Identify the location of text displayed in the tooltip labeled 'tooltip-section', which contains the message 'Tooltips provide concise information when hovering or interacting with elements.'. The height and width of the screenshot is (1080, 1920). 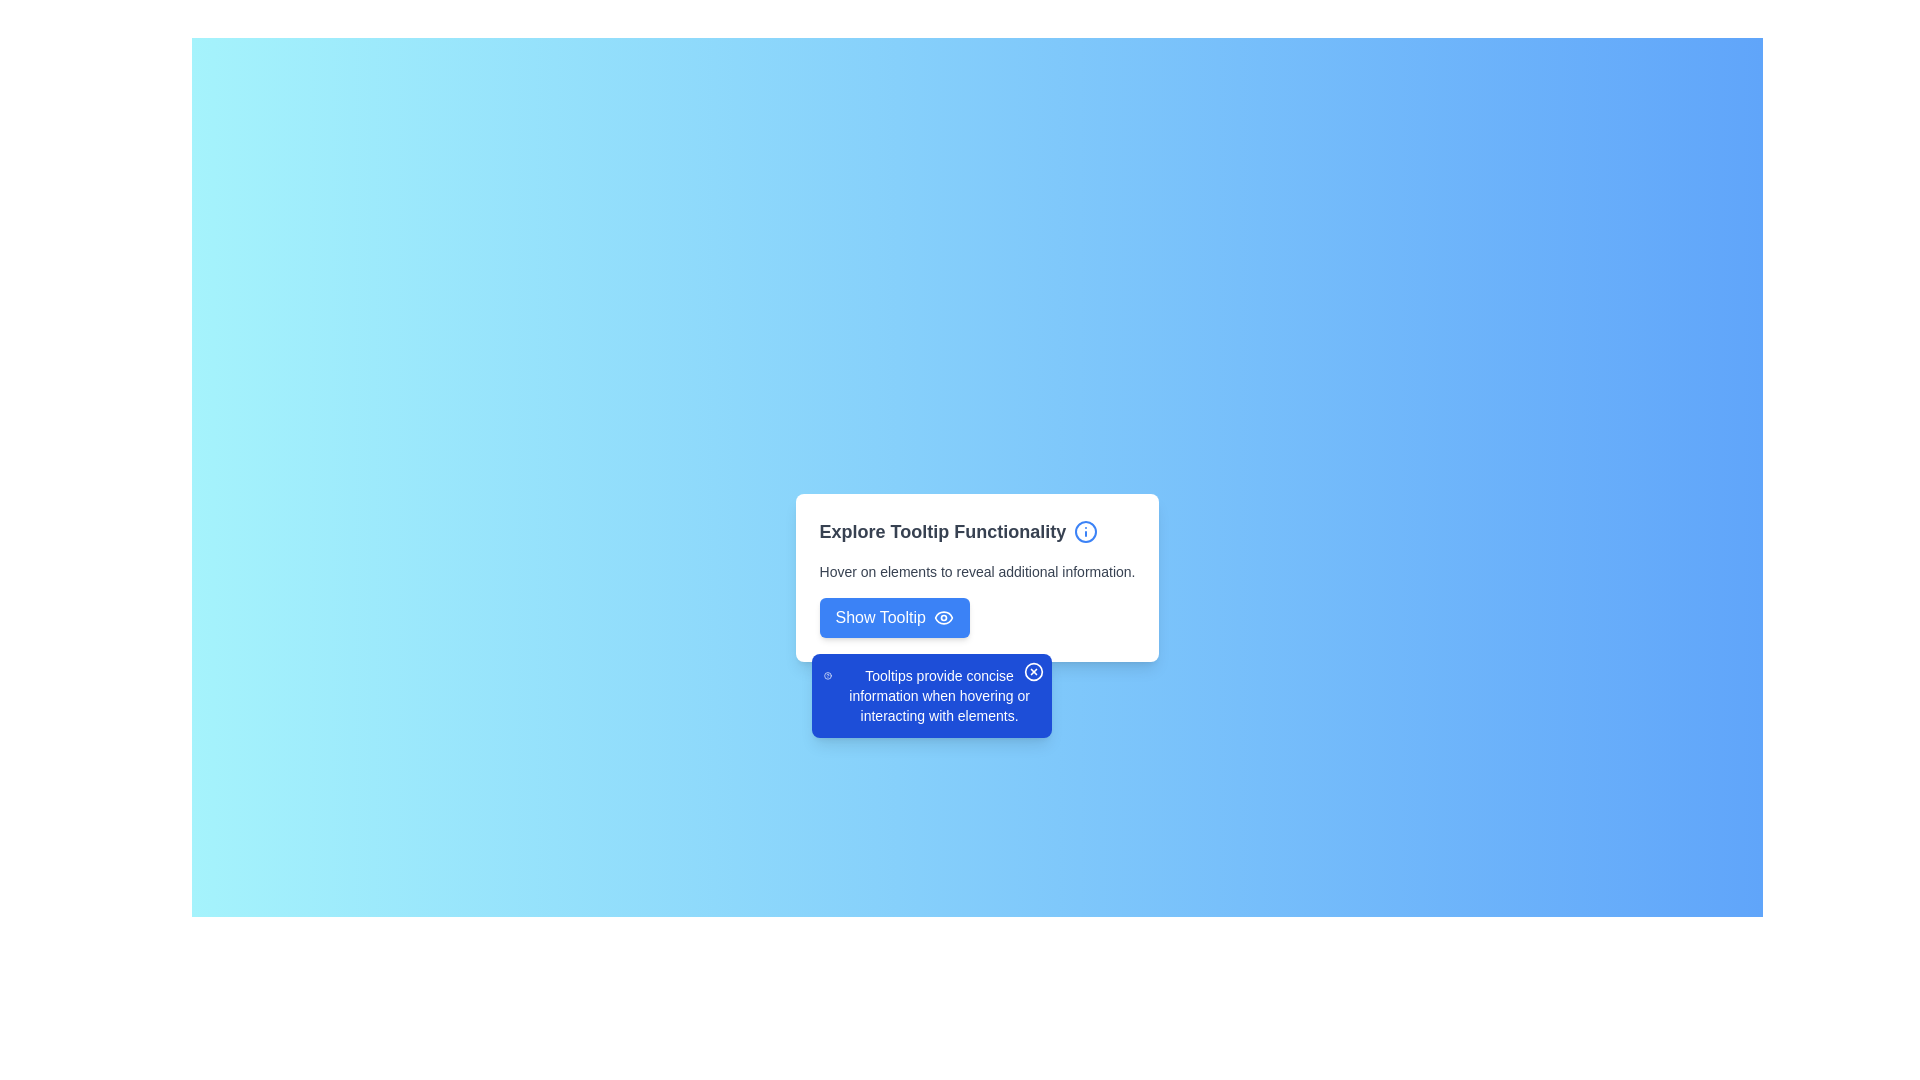
(930, 694).